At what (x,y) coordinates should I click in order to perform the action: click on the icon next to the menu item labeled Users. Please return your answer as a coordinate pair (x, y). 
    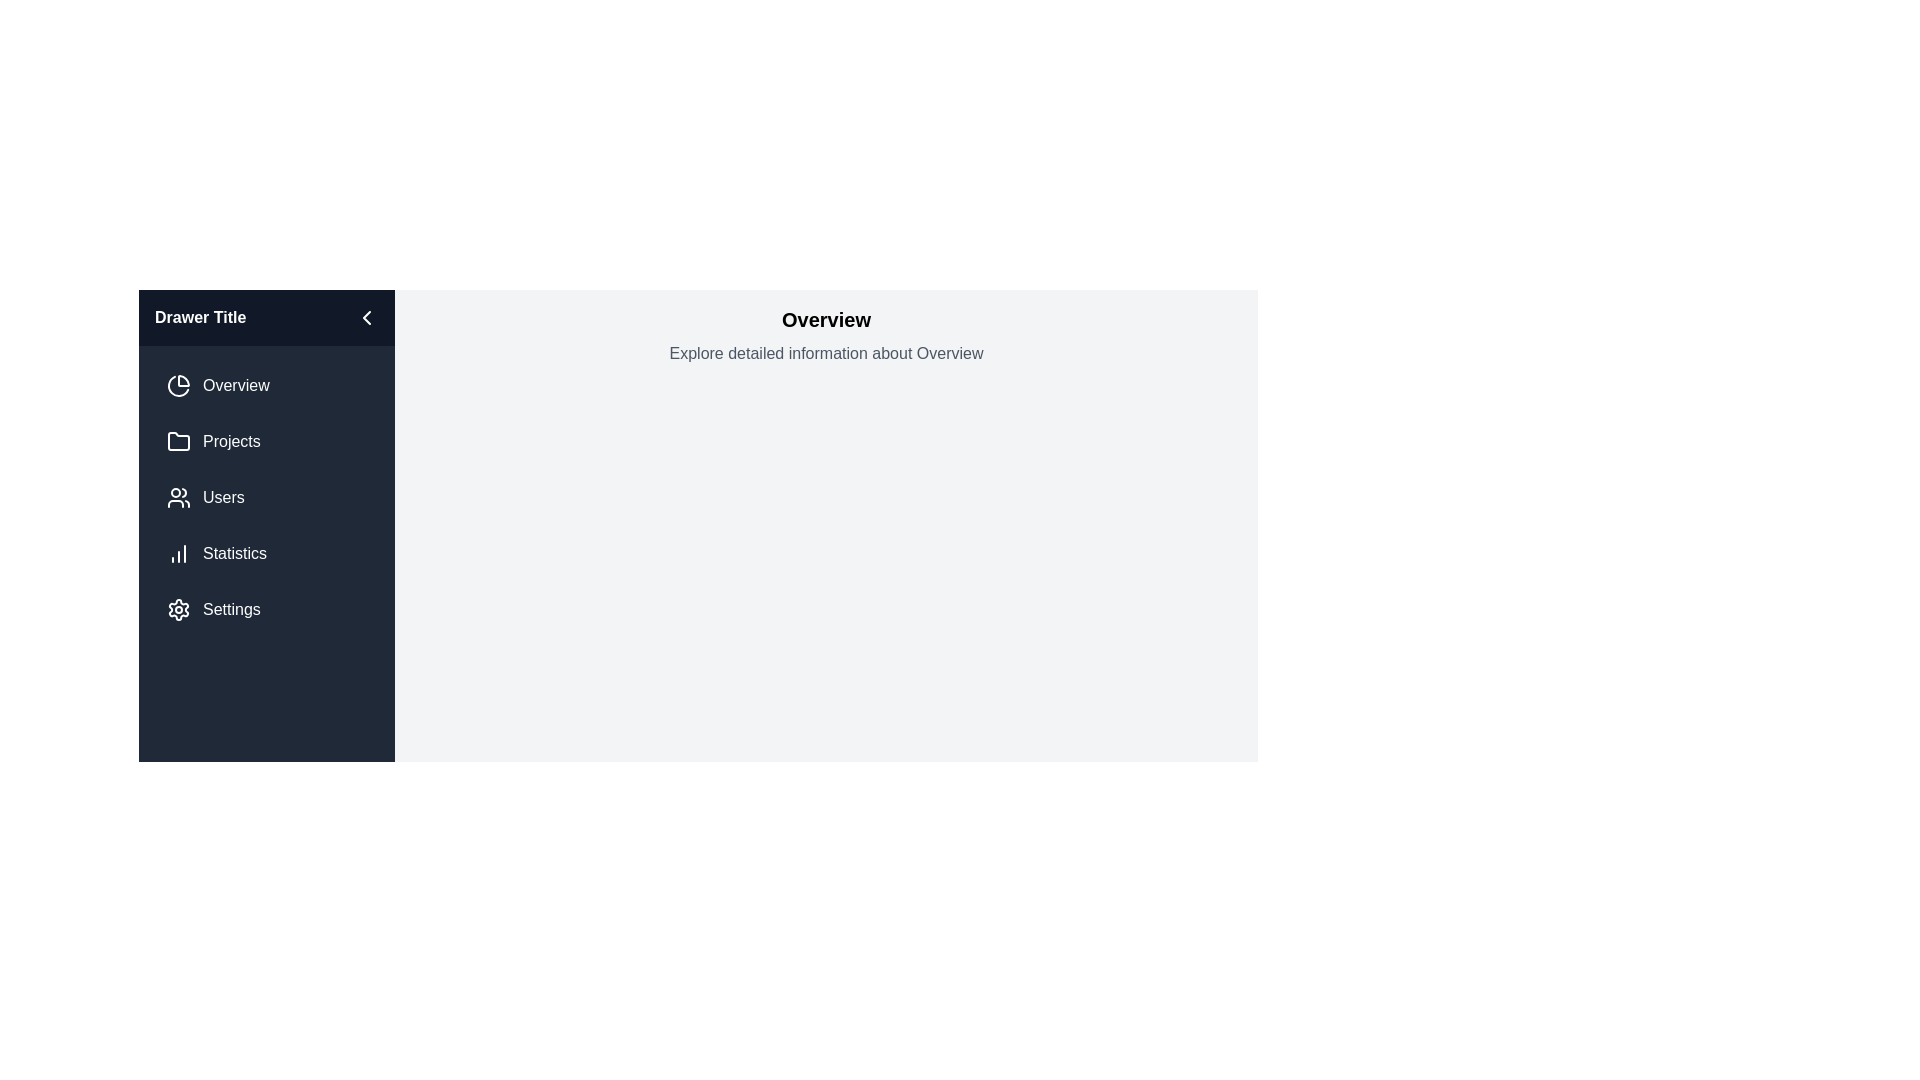
    Looking at the image, I should click on (178, 496).